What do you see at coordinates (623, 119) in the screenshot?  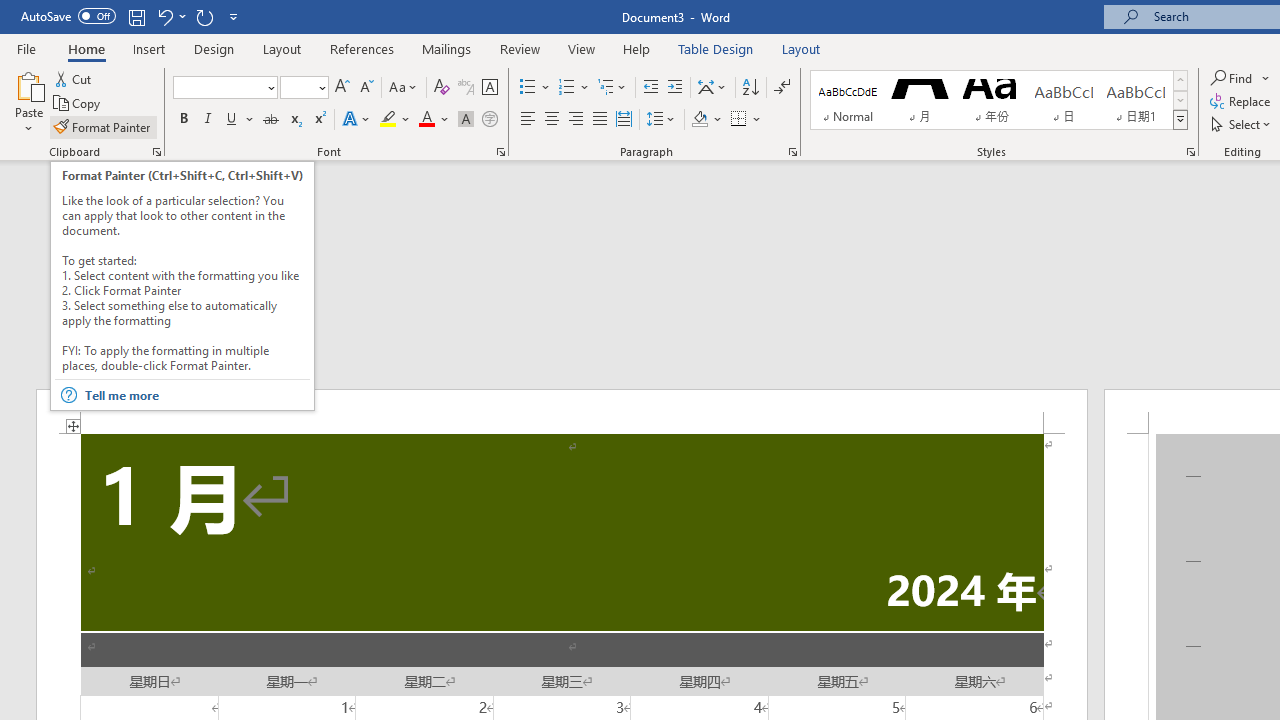 I see `'Distributed'` at bounding box center [623, 119].